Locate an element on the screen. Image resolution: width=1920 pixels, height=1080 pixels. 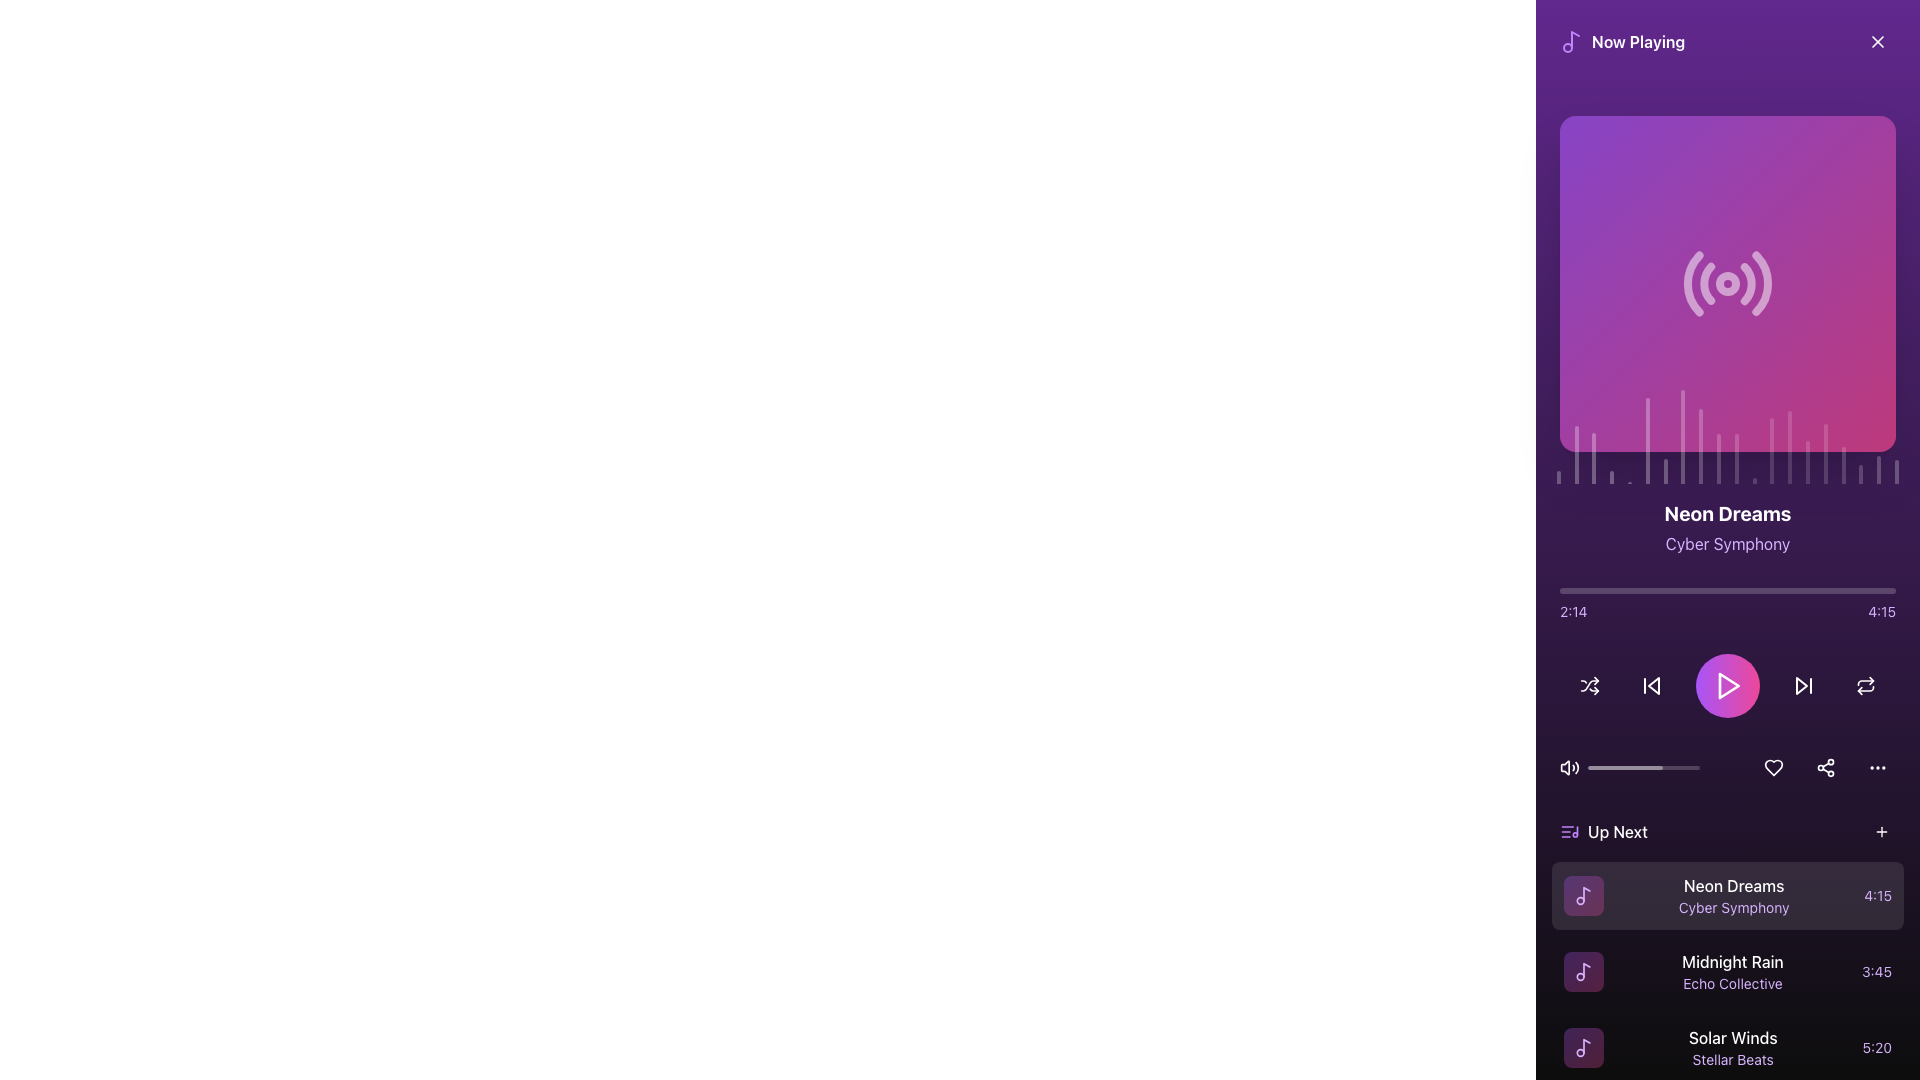
the heart-shaped favorite button outlined in white on a dark purple background is located at coordinates (1774, 766).